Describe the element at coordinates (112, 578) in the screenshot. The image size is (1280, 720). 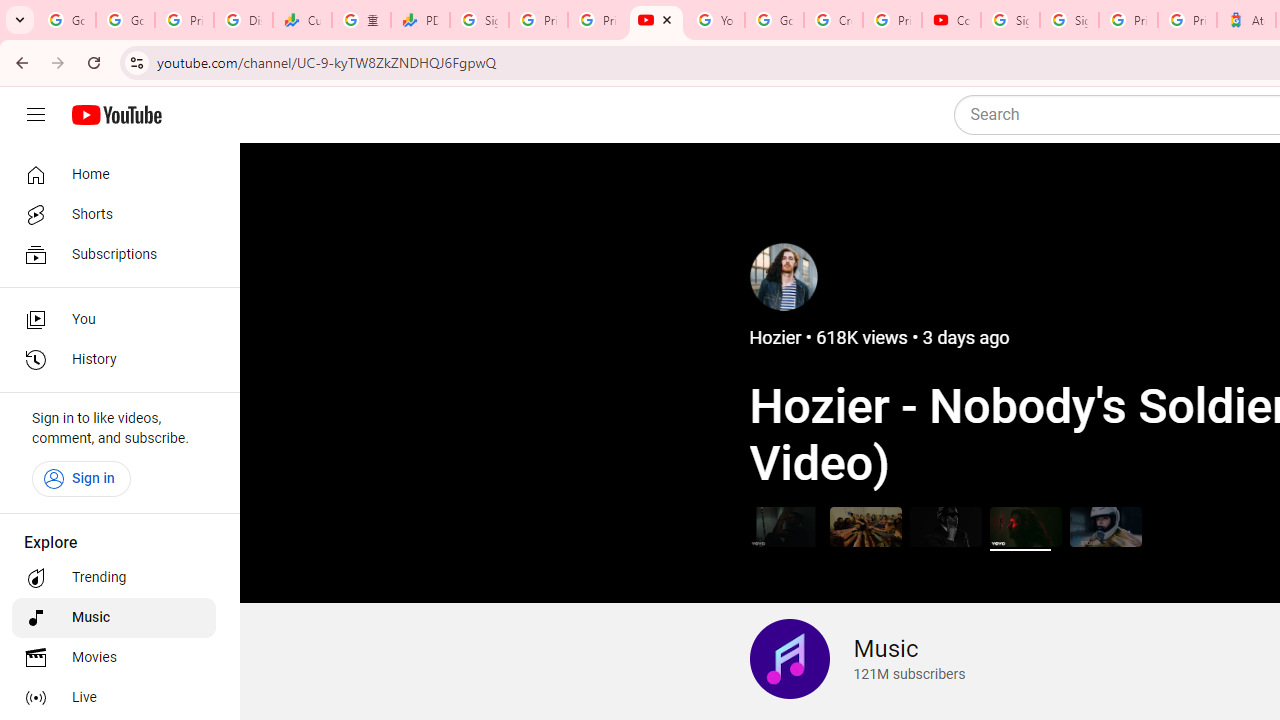
I see `'Trending'` at that location.